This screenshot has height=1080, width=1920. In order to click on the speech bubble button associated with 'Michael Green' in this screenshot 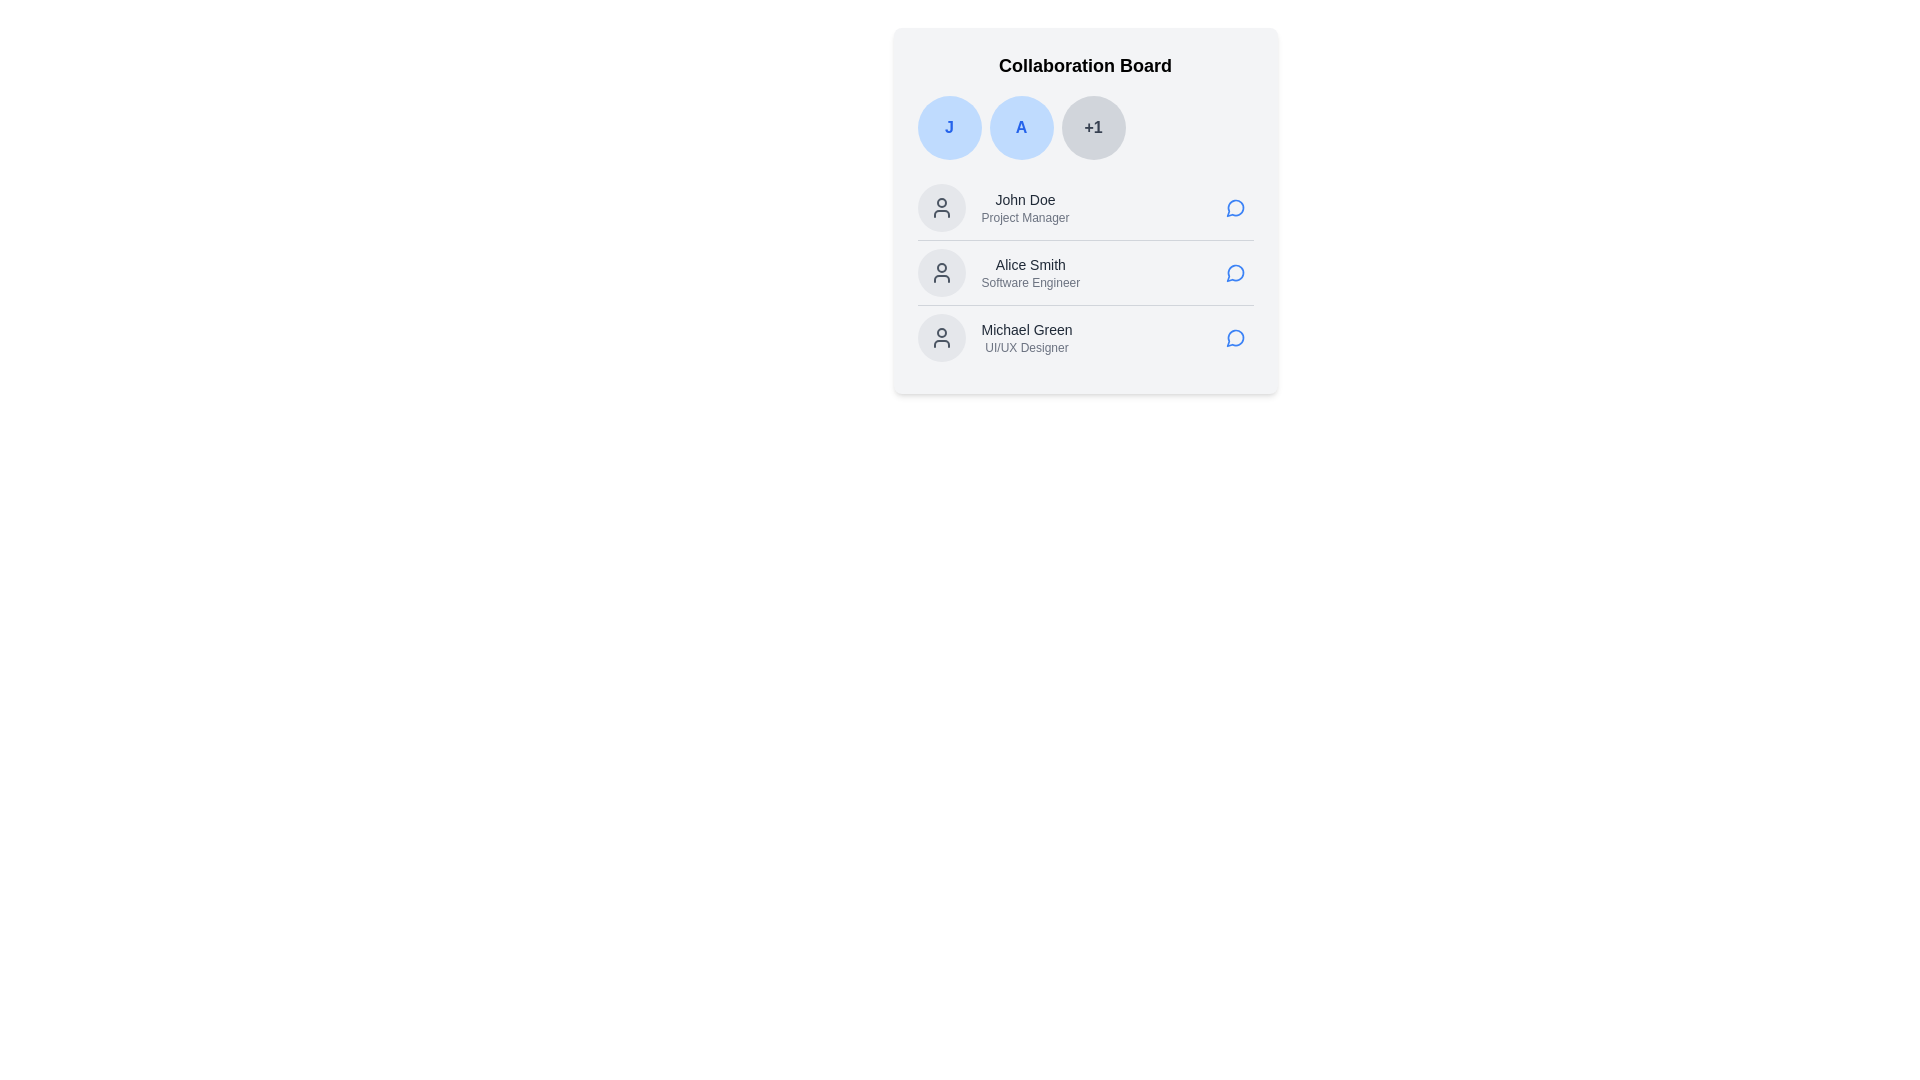, I will do `click(1234, 337)`.